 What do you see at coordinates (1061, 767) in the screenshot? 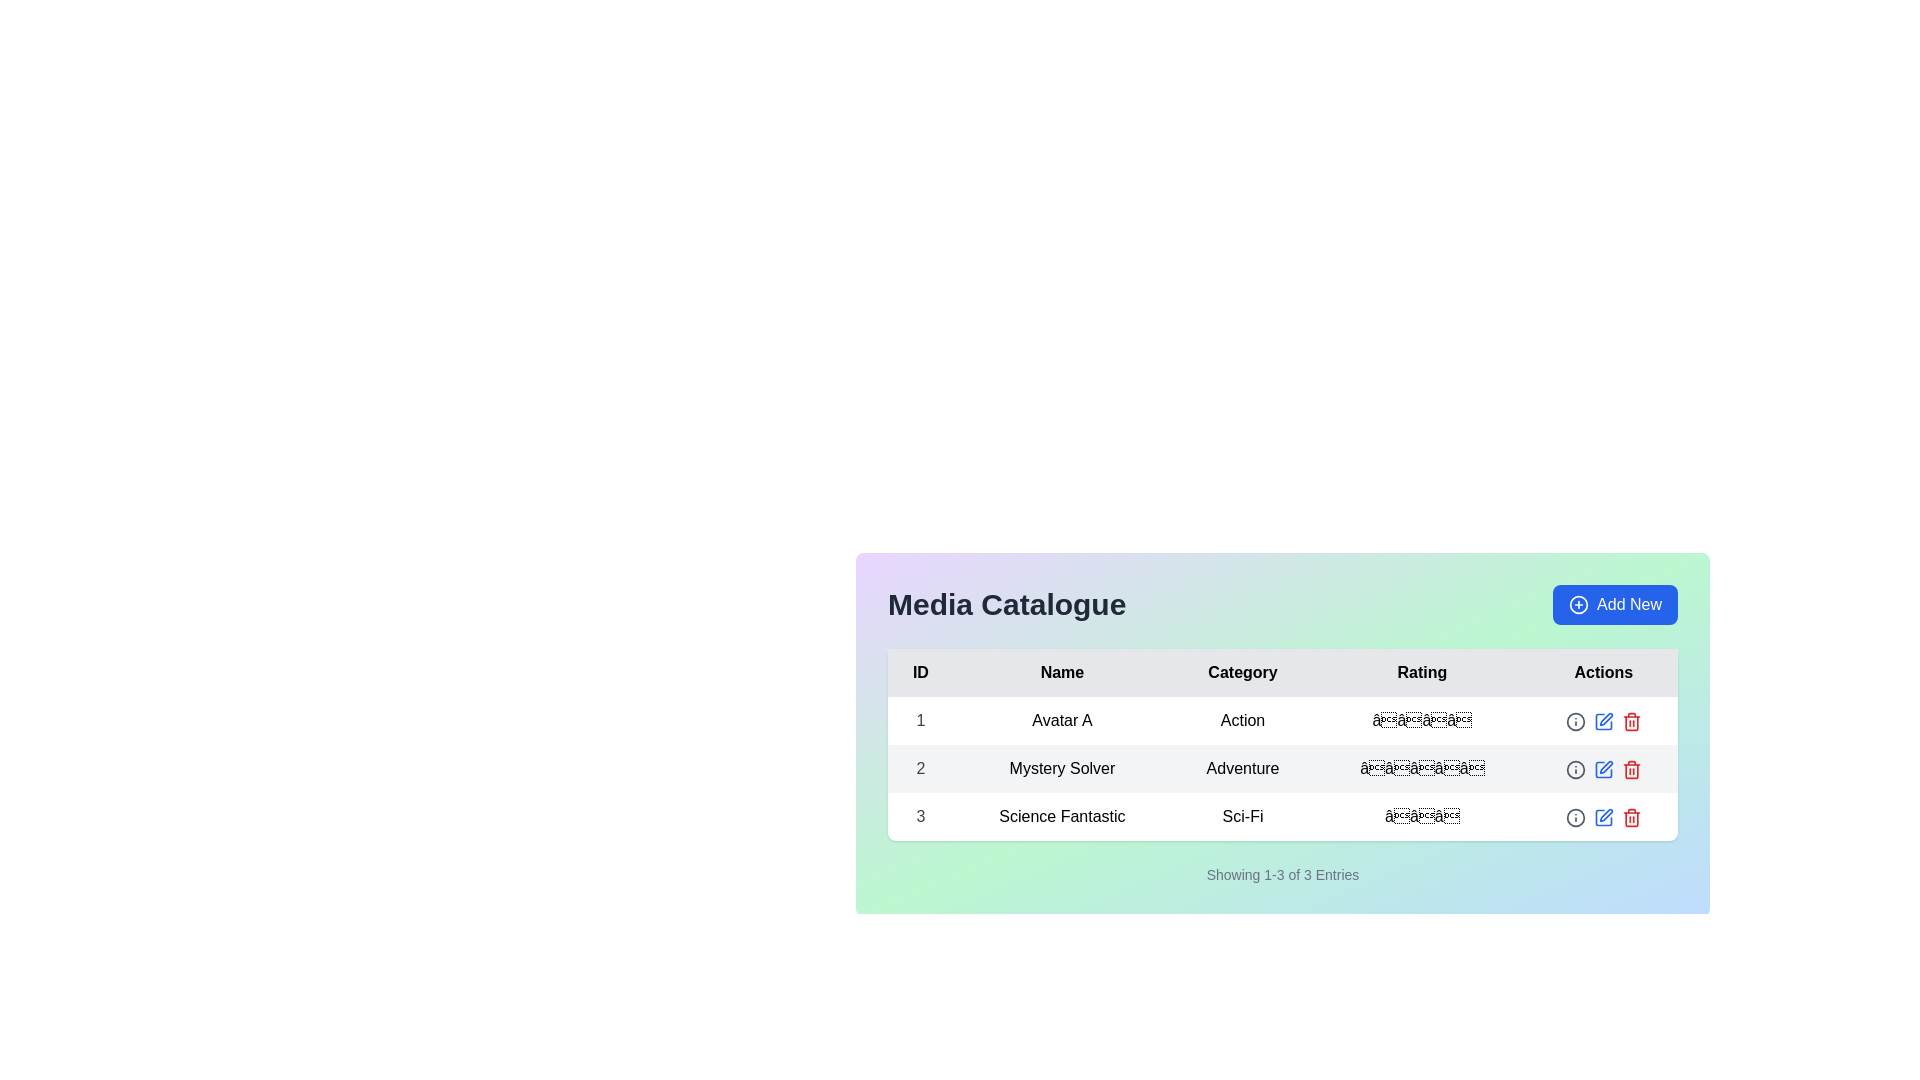
I see `the Table Cell Text in the second row under the 'Name' column of the 'Media Catalogue'` at bounding box center [1061, 767].